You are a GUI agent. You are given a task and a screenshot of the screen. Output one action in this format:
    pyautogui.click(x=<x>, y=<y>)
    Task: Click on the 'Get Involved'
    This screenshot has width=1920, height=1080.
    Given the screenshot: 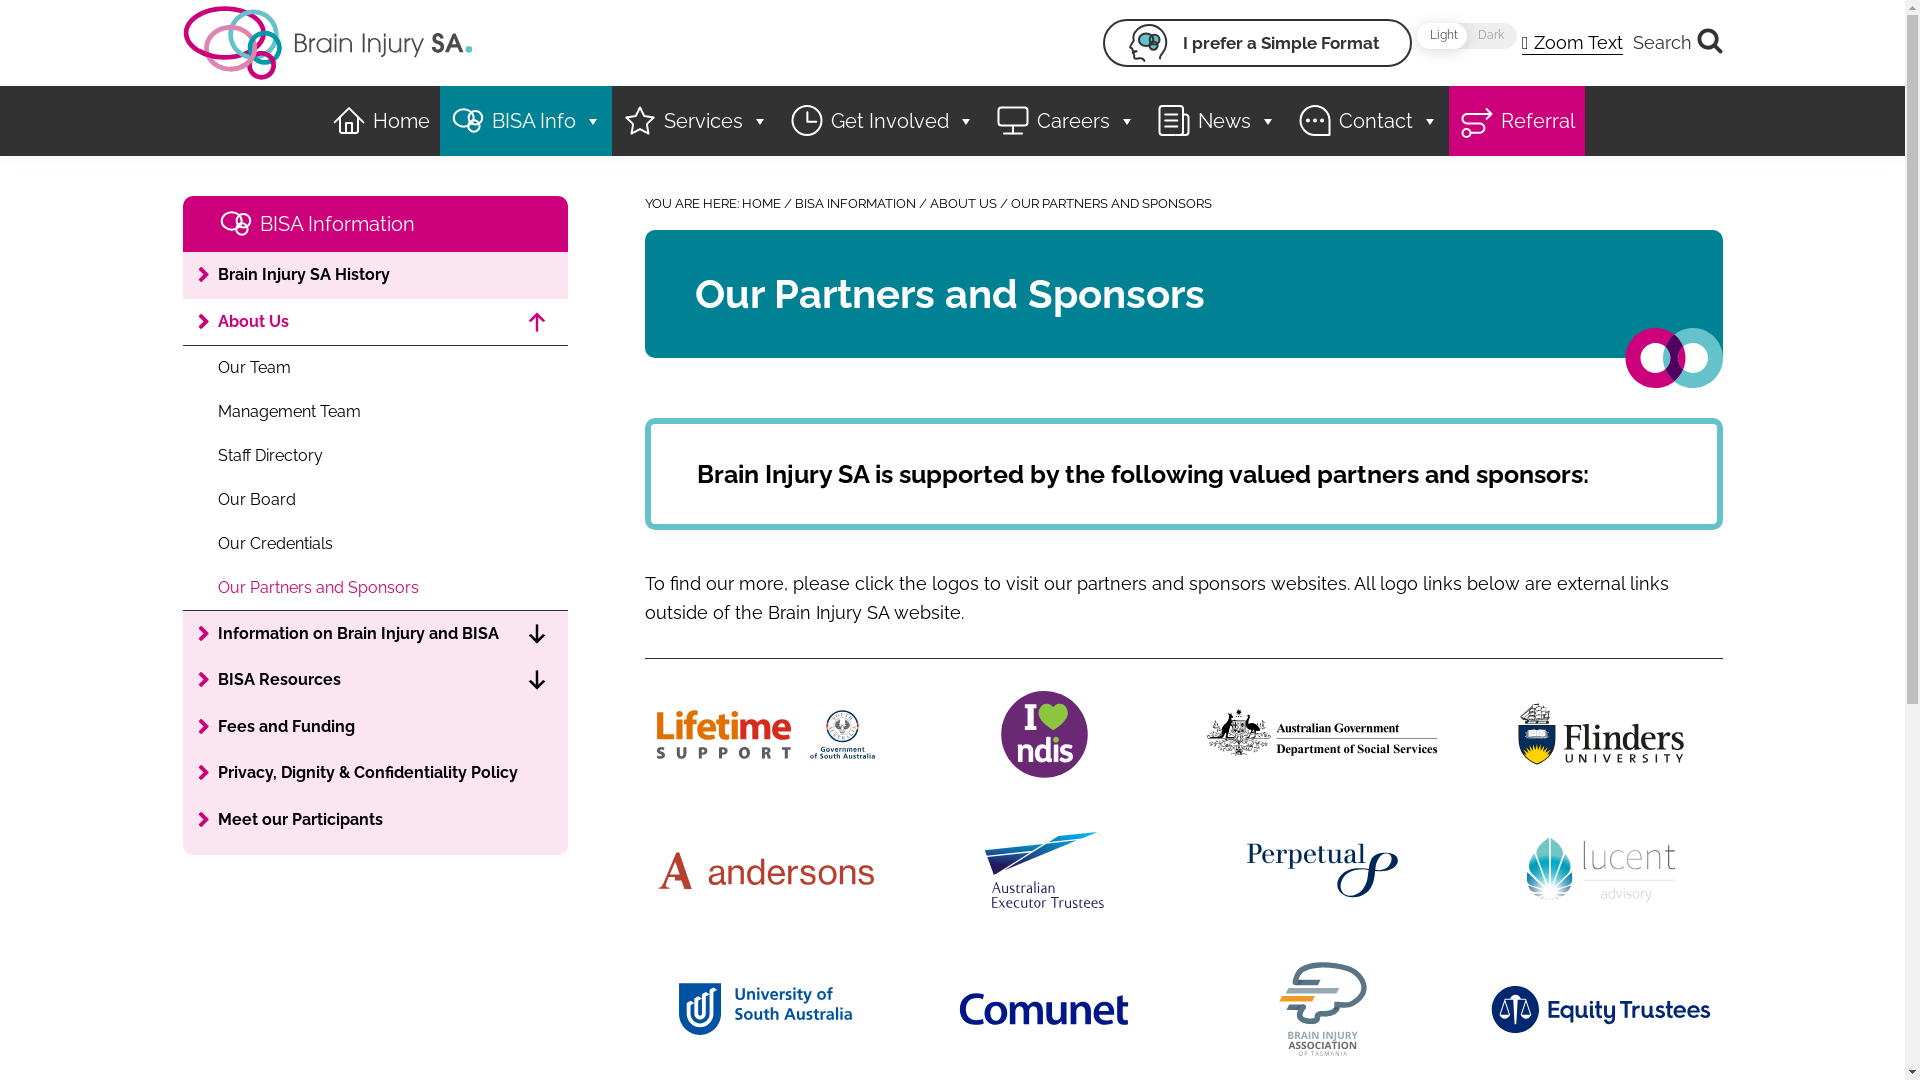 What is the action you would take?
    pyautogui.click(x=880, y=120)
    